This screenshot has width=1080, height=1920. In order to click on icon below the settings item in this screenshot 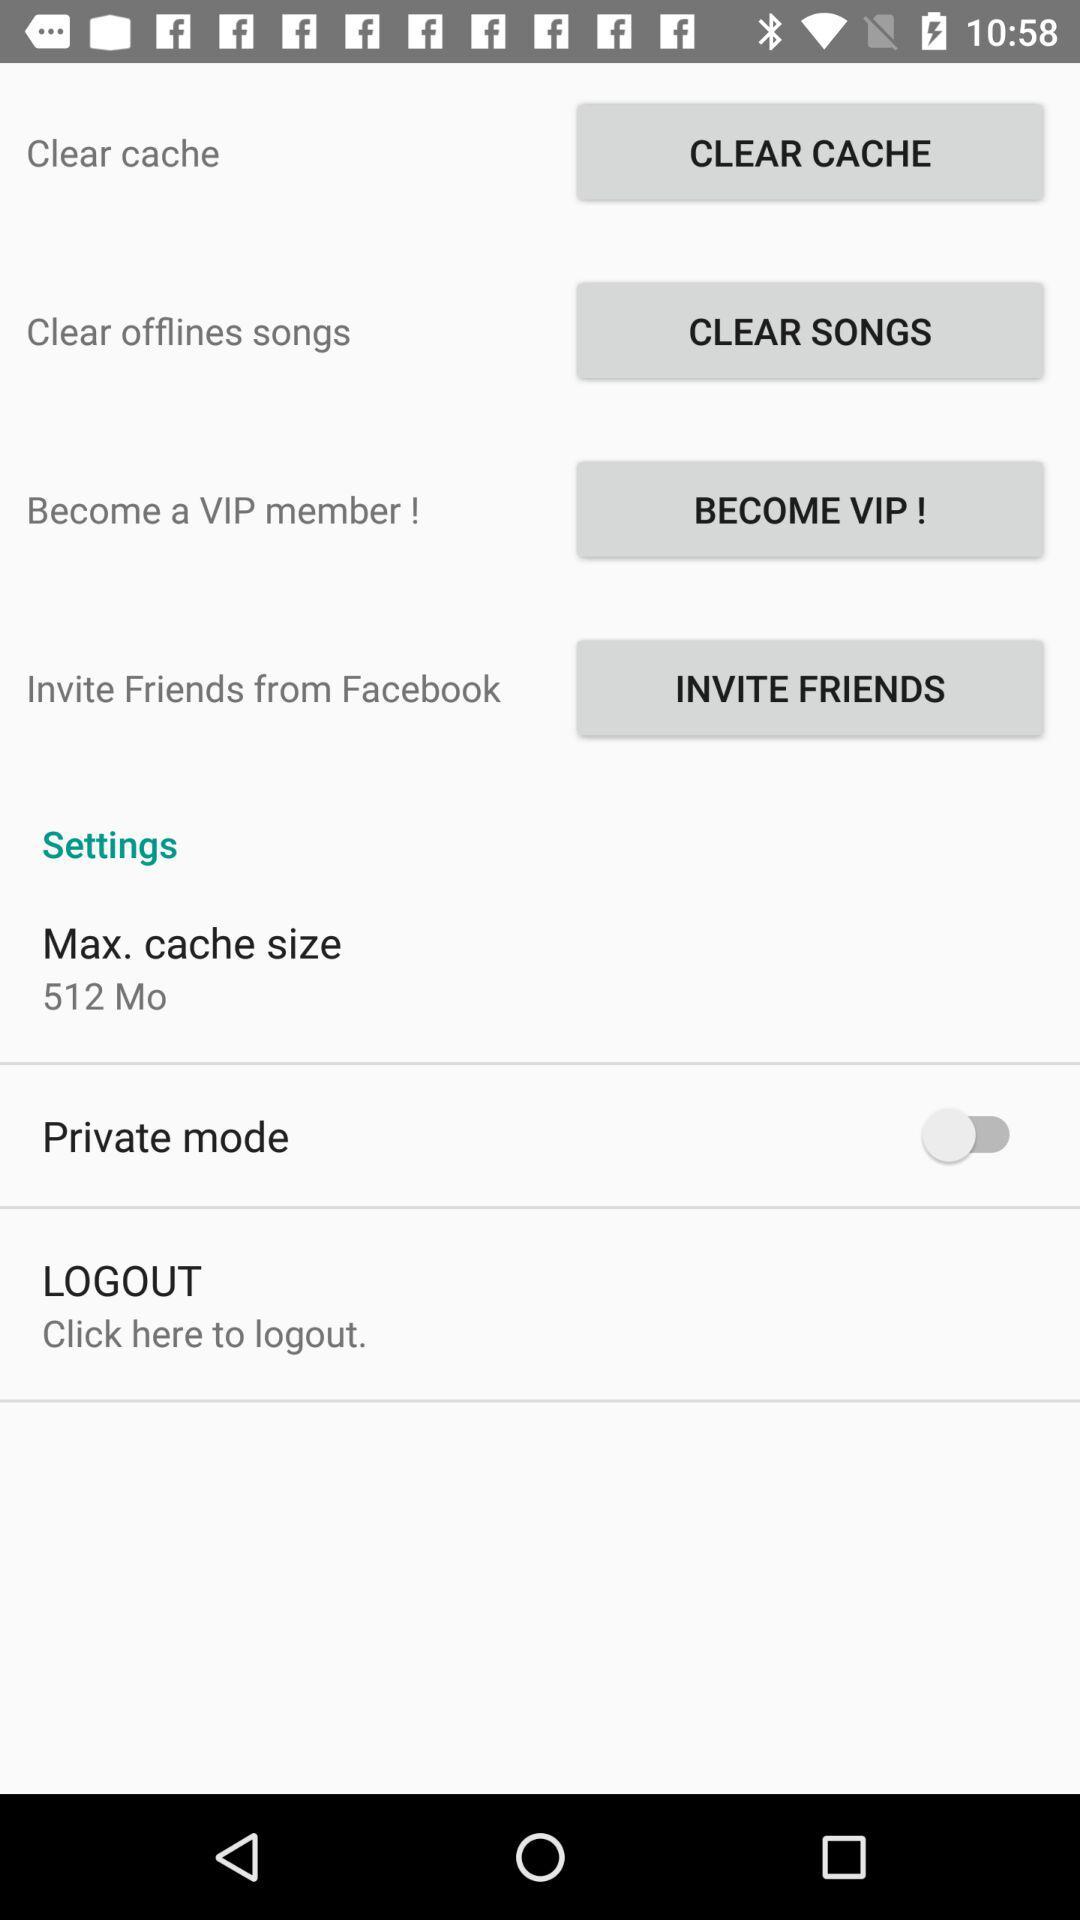, I will do `click(192, 940)`.